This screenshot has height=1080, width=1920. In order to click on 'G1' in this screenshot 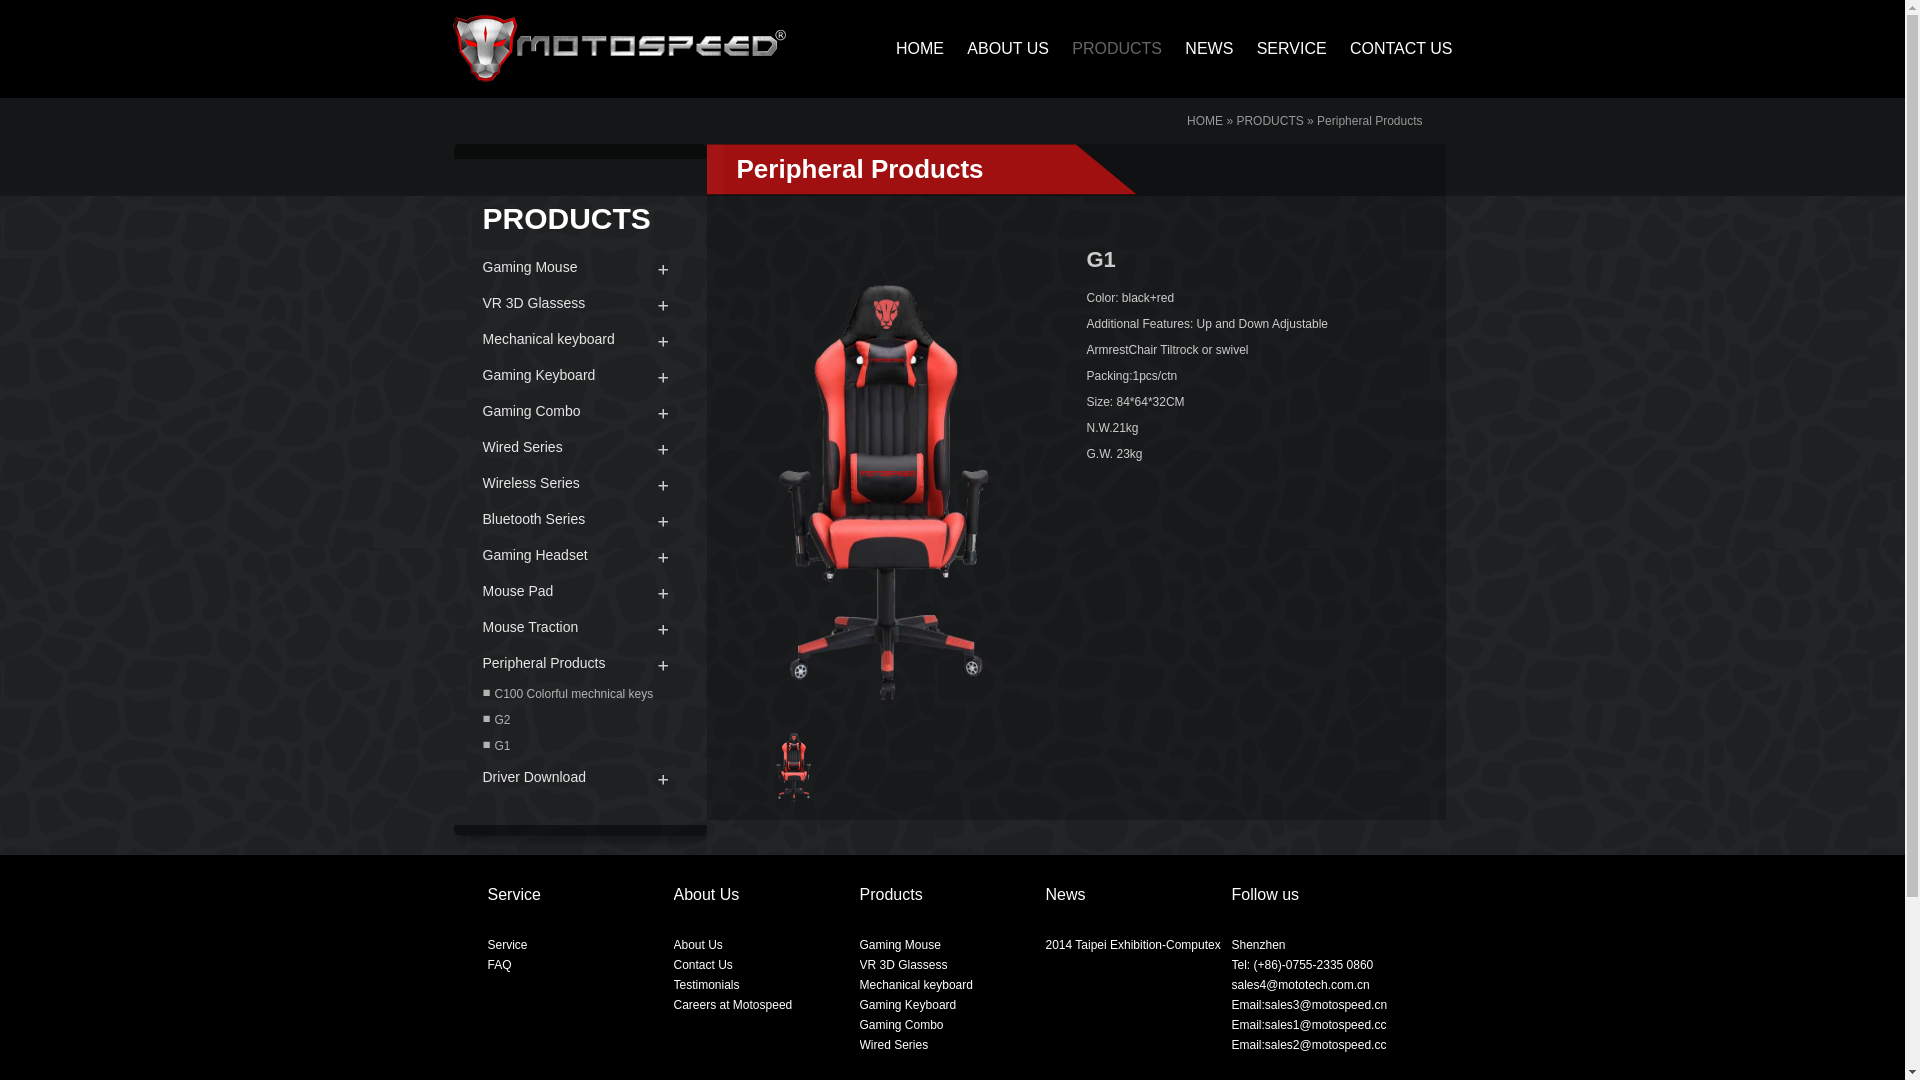, I will do `click(578, 745)`.